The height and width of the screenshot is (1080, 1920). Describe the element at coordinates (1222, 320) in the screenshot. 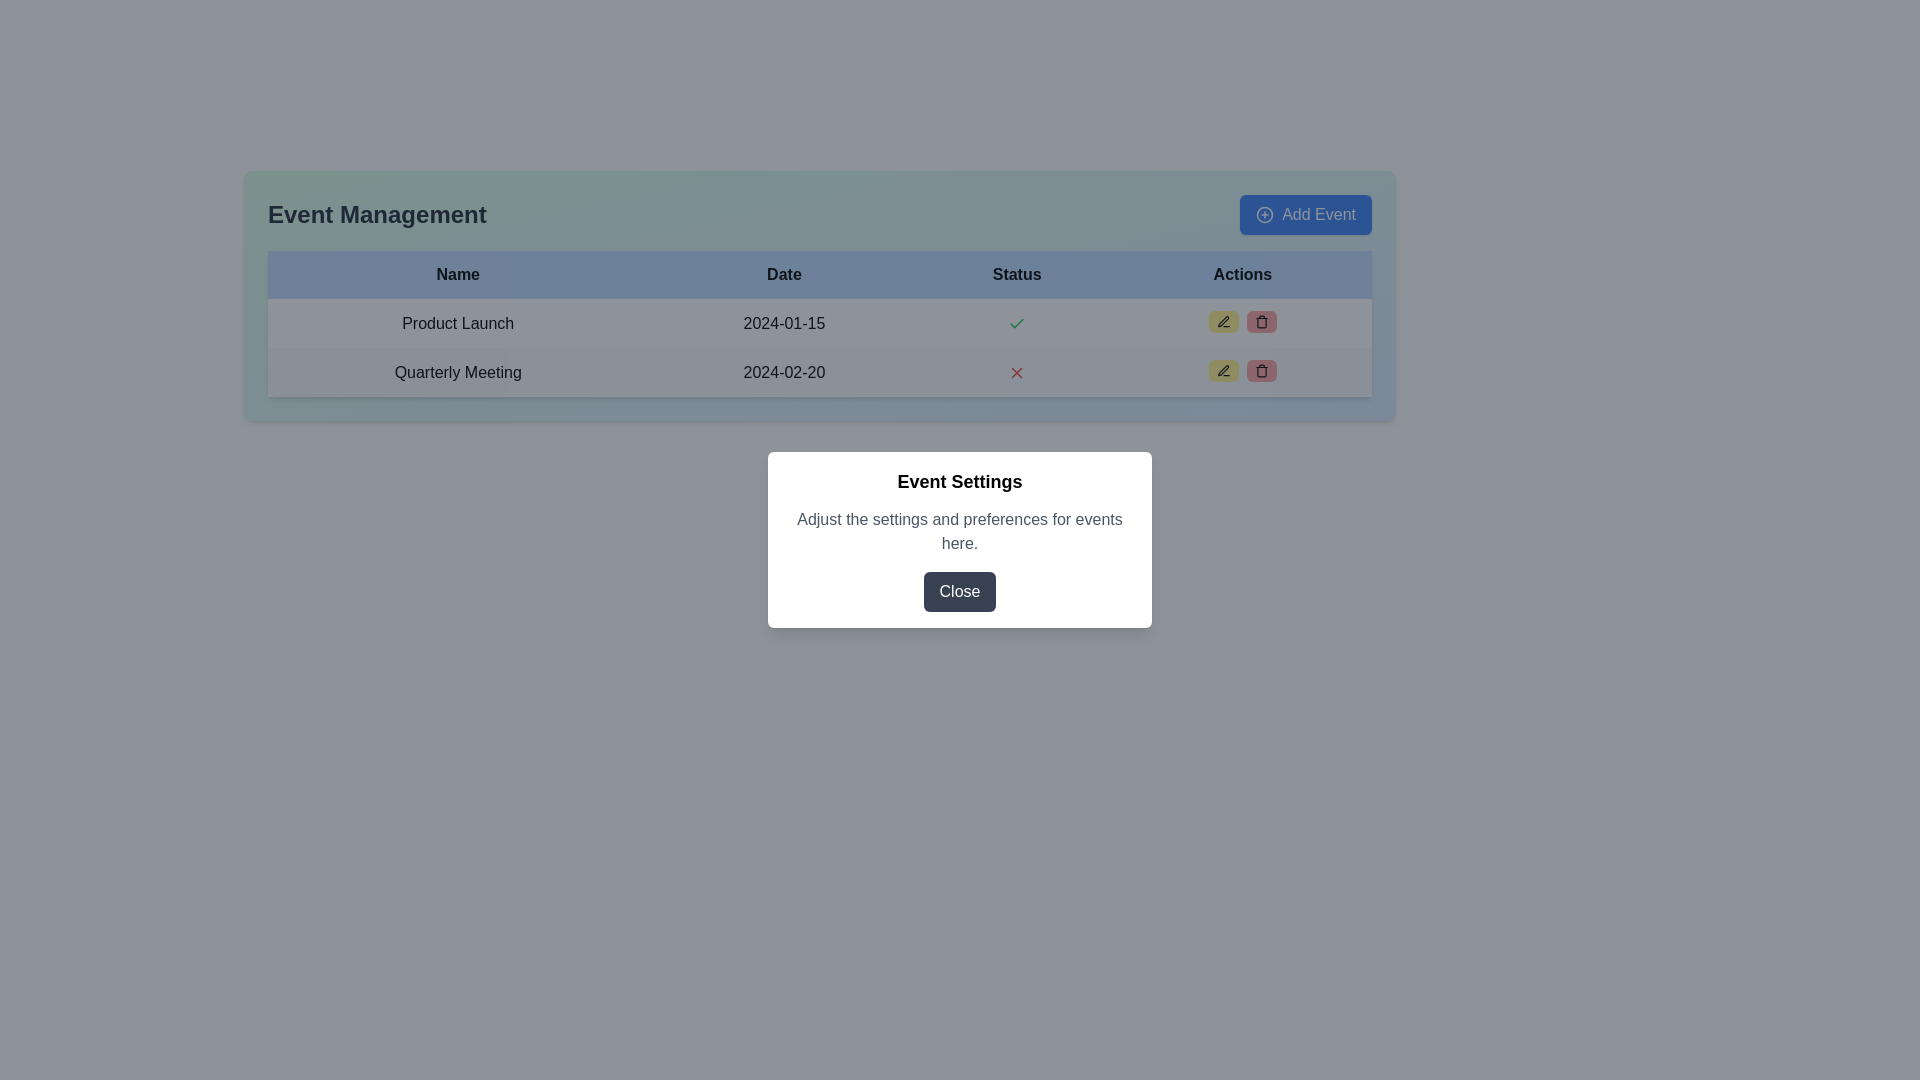

I see `the 'Edit' icon button located in the 'Actions' column of the event titled 'Quarterly Meeting'` at that location.